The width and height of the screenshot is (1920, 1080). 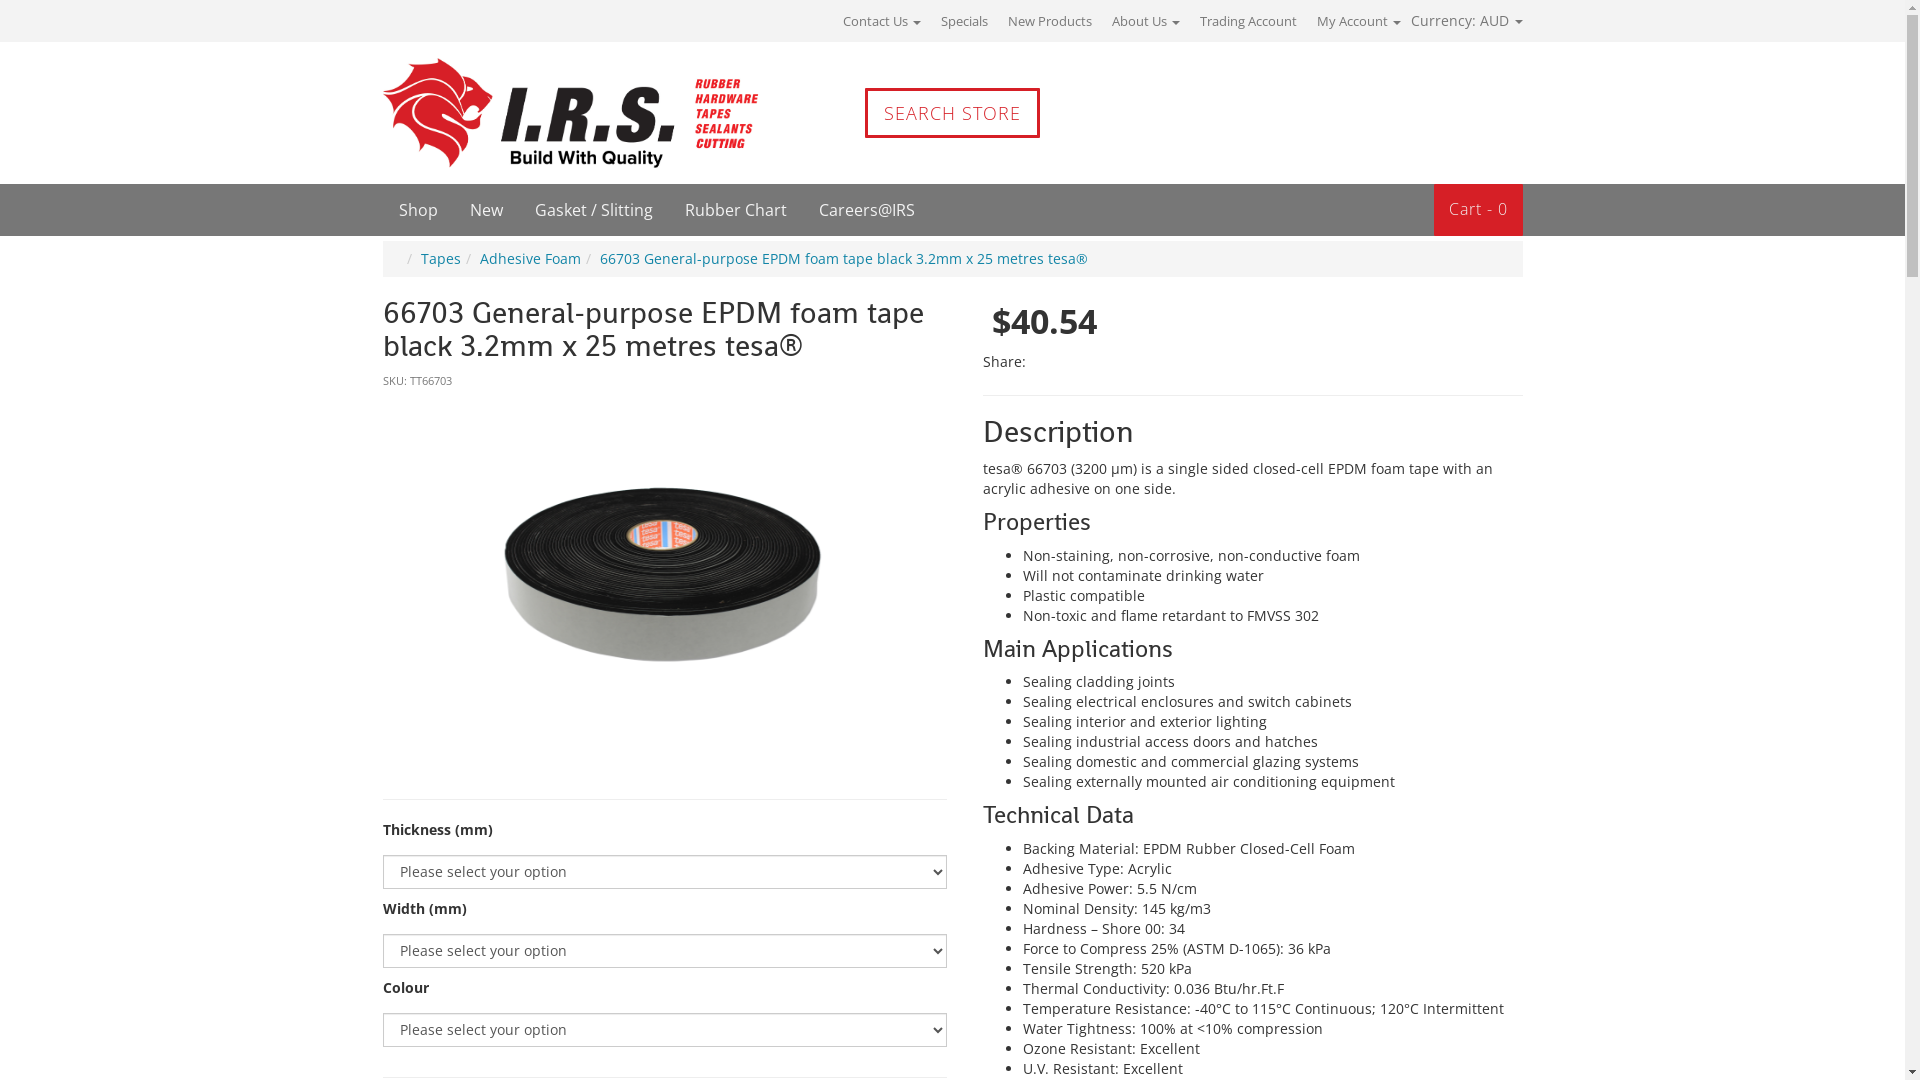 I want to click on 'Currency: AUD', so click(x=1460, y=20).